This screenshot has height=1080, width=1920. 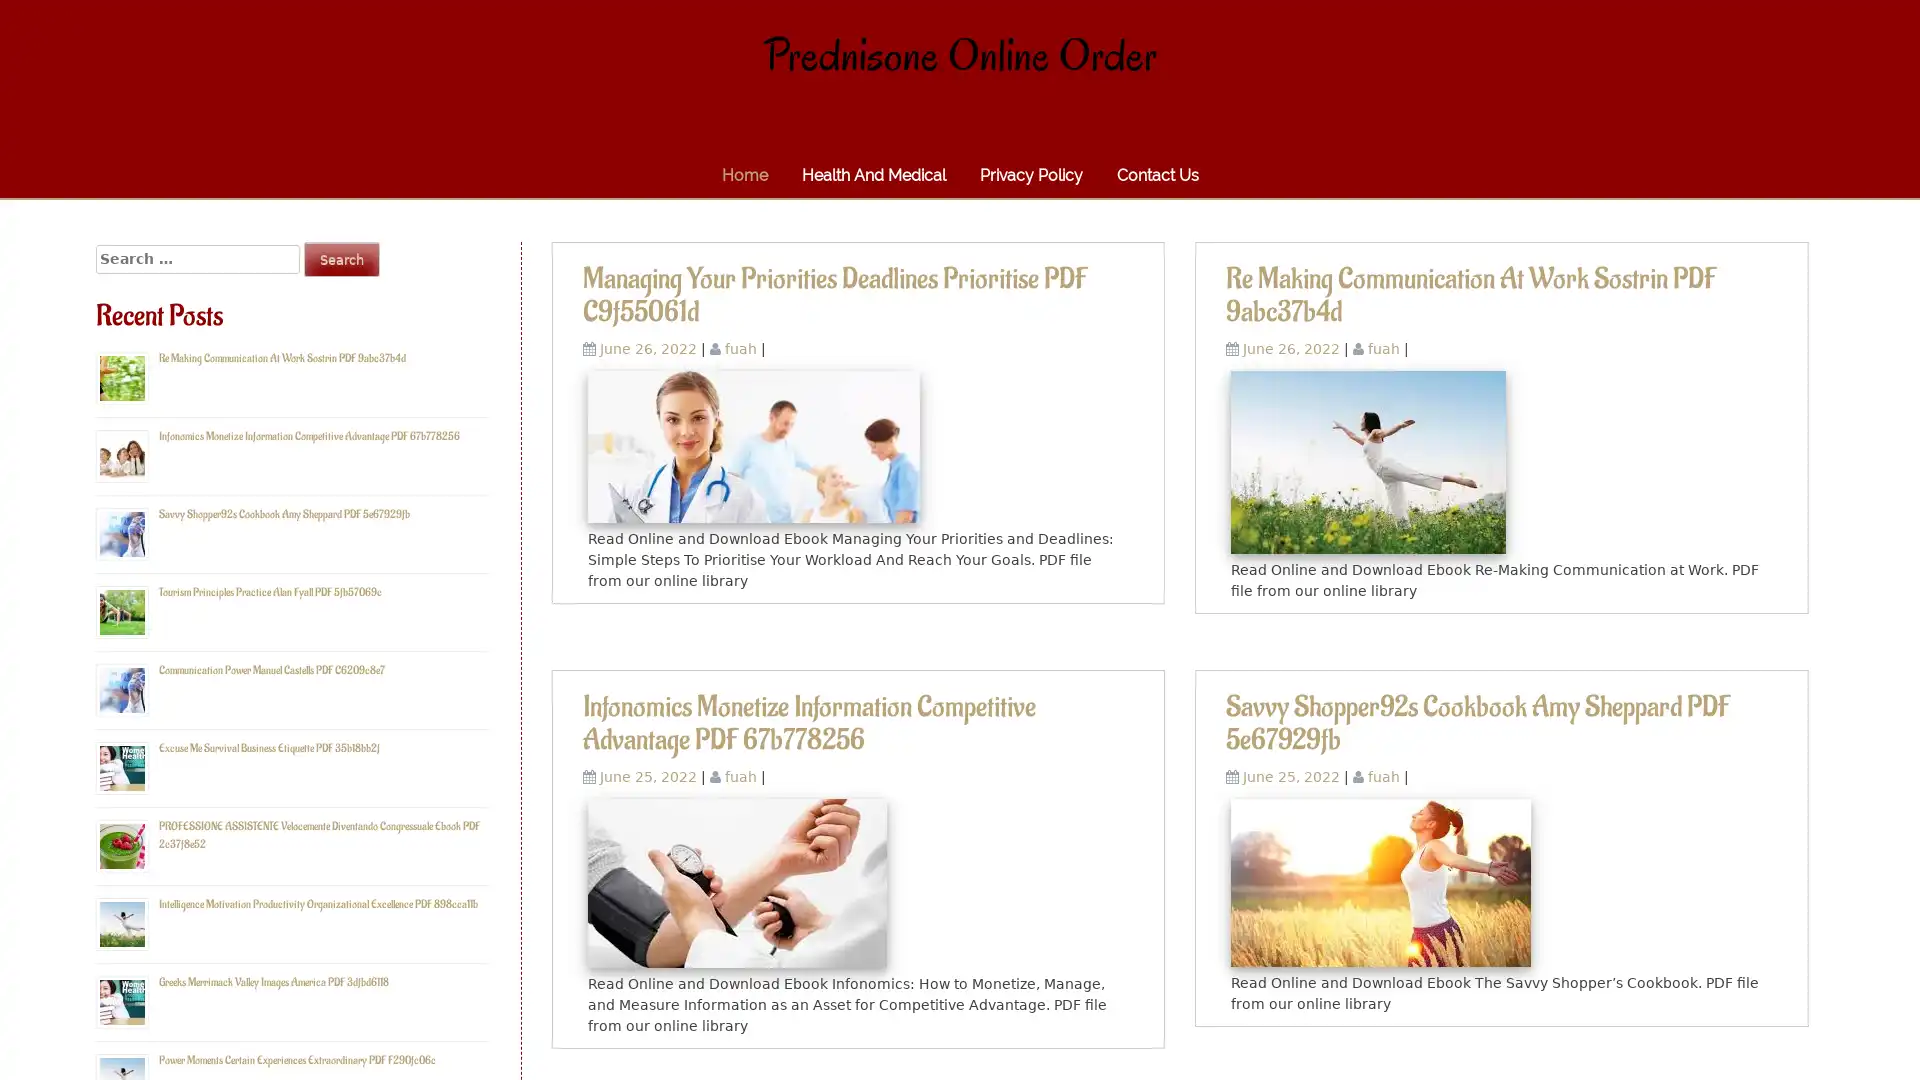 I want to click on Search, so click(x=341, y=258).